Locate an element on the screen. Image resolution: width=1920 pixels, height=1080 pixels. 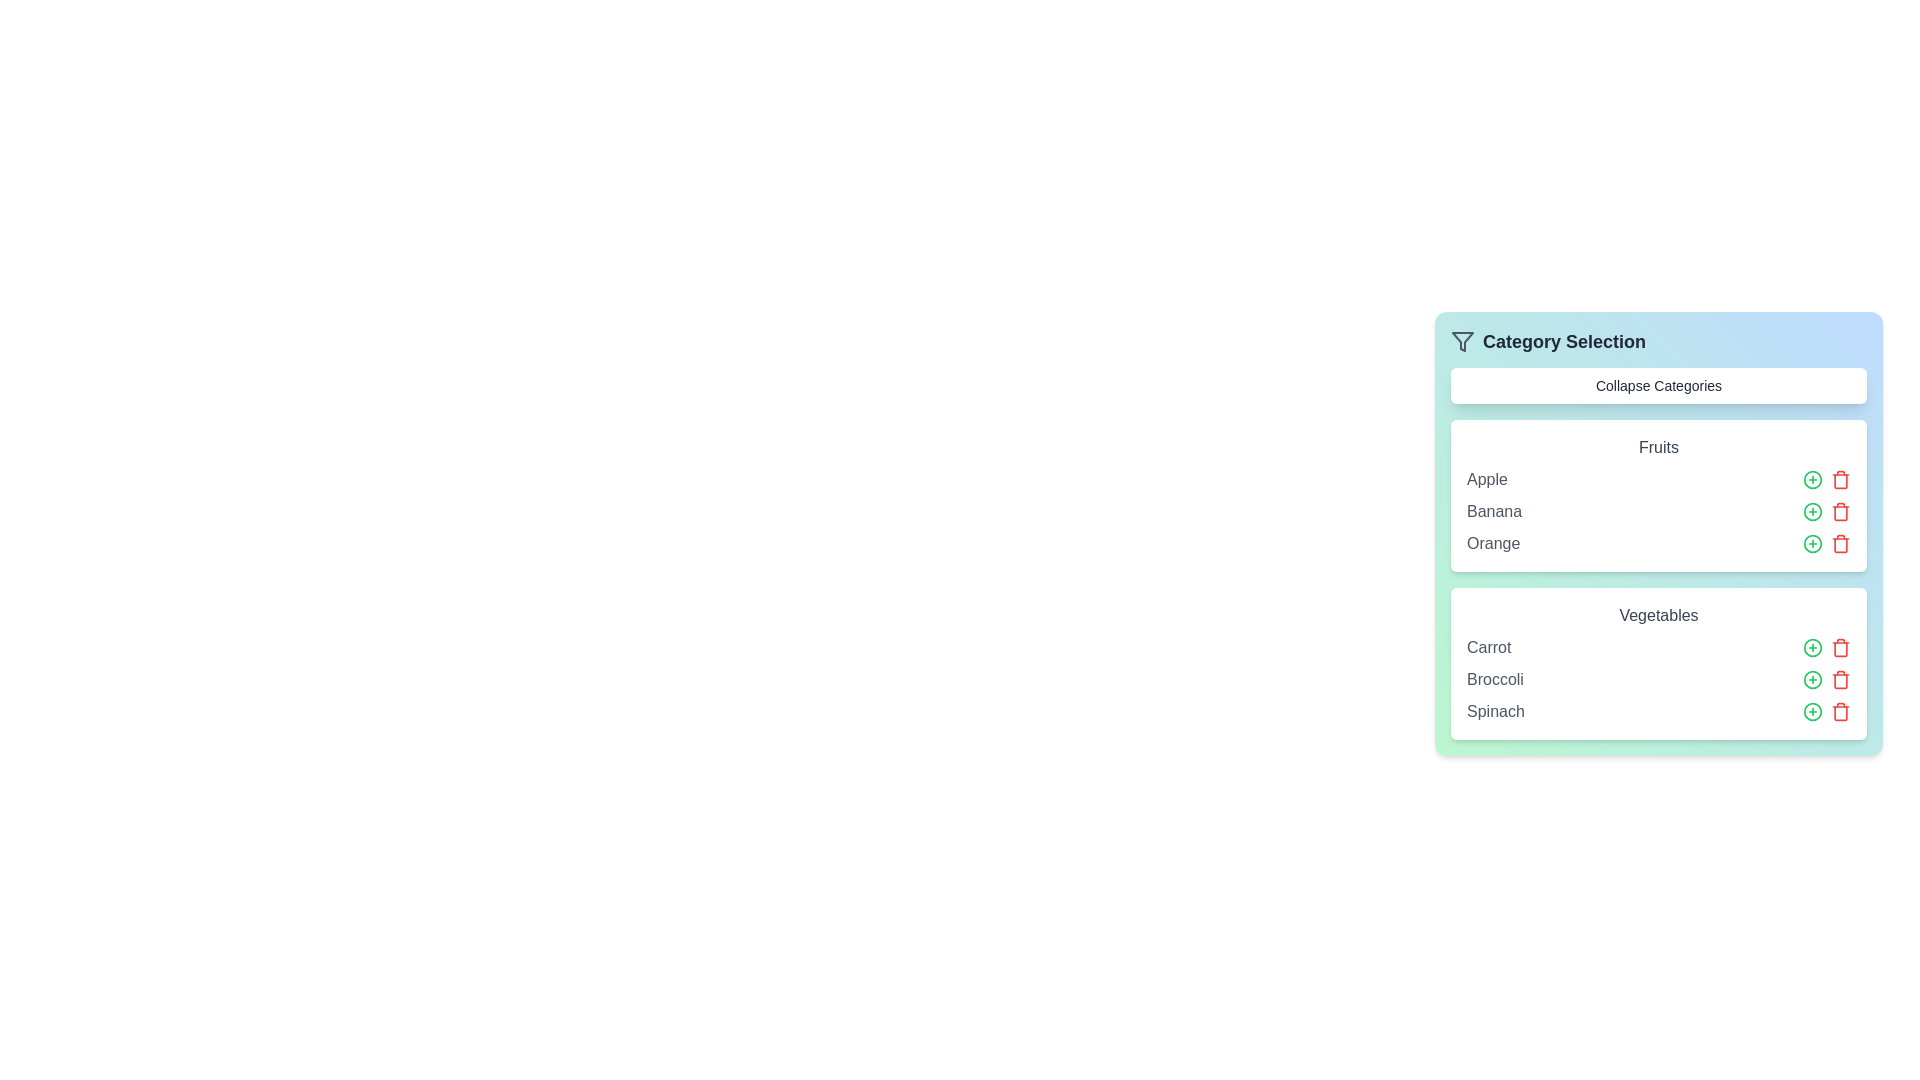
the green '+' button next to the item Broccoli to add it to the selected list is located at coordinates (1813, 678).